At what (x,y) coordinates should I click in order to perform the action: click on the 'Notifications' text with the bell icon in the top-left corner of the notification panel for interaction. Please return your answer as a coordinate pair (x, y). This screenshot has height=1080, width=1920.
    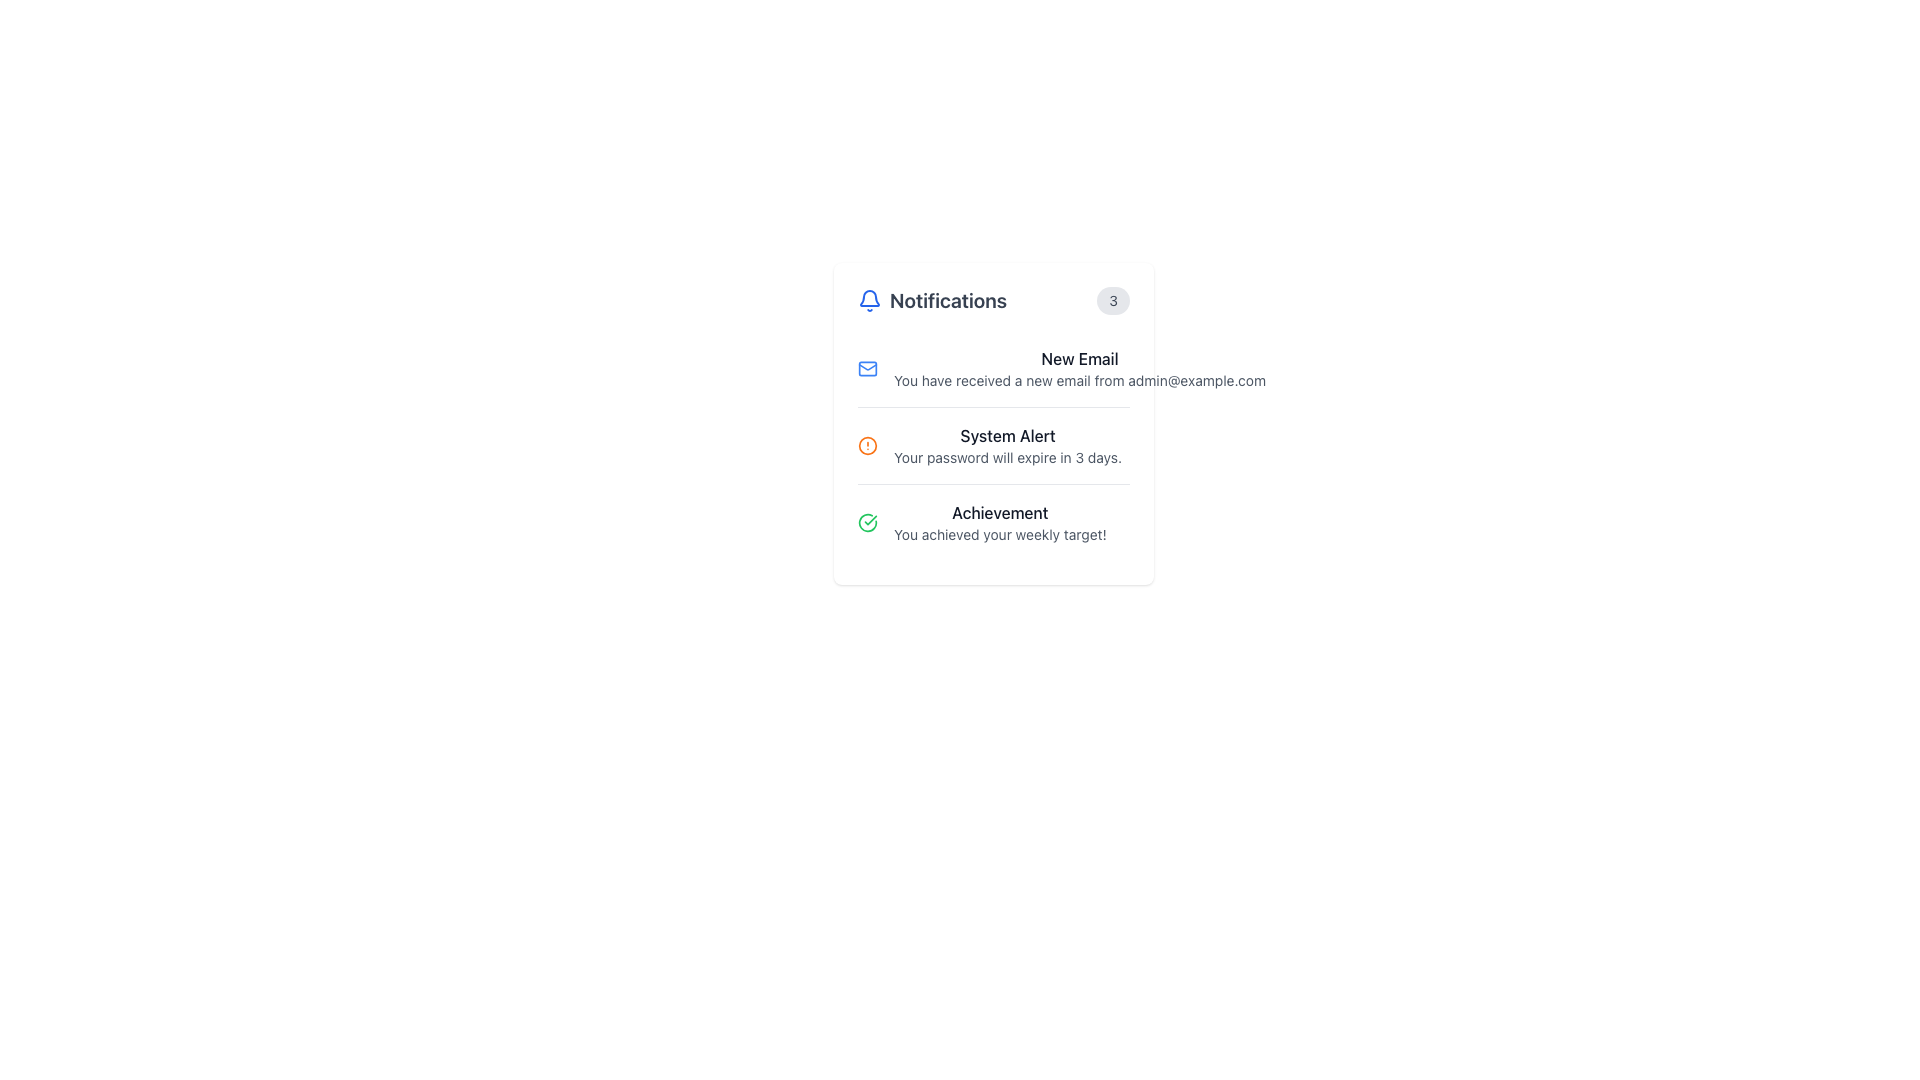
    Looking at the image, I should click on (931, 300).